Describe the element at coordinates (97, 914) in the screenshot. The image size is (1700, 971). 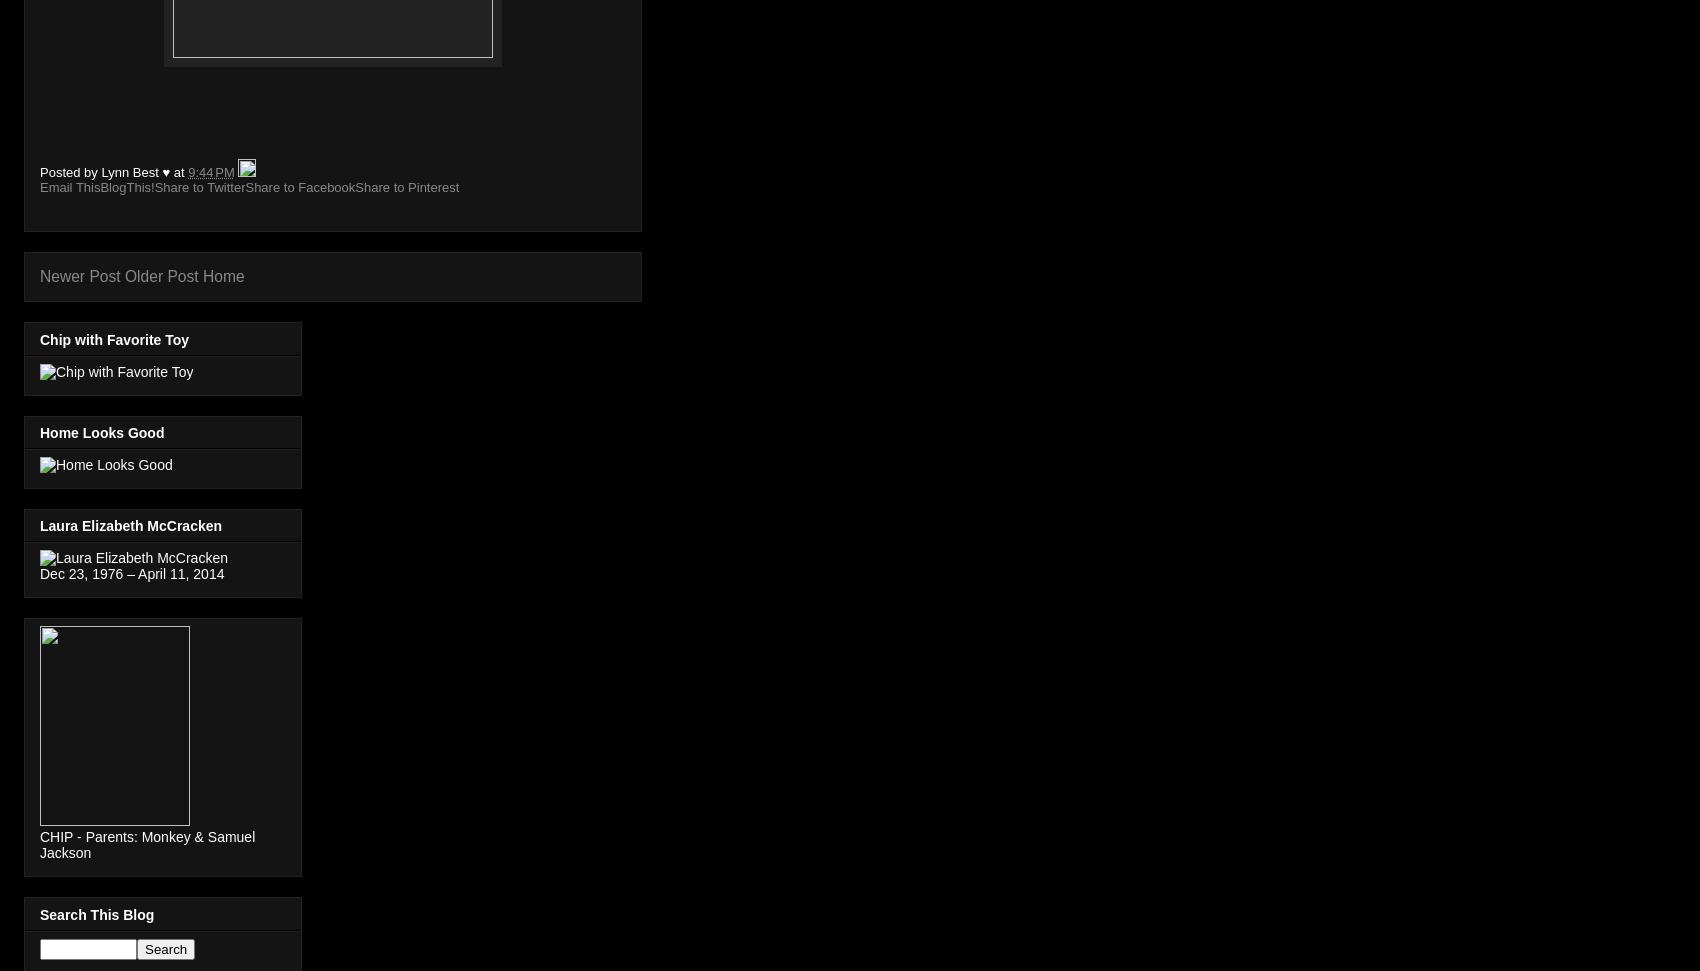
I see `'Search This Blog'` at that location.